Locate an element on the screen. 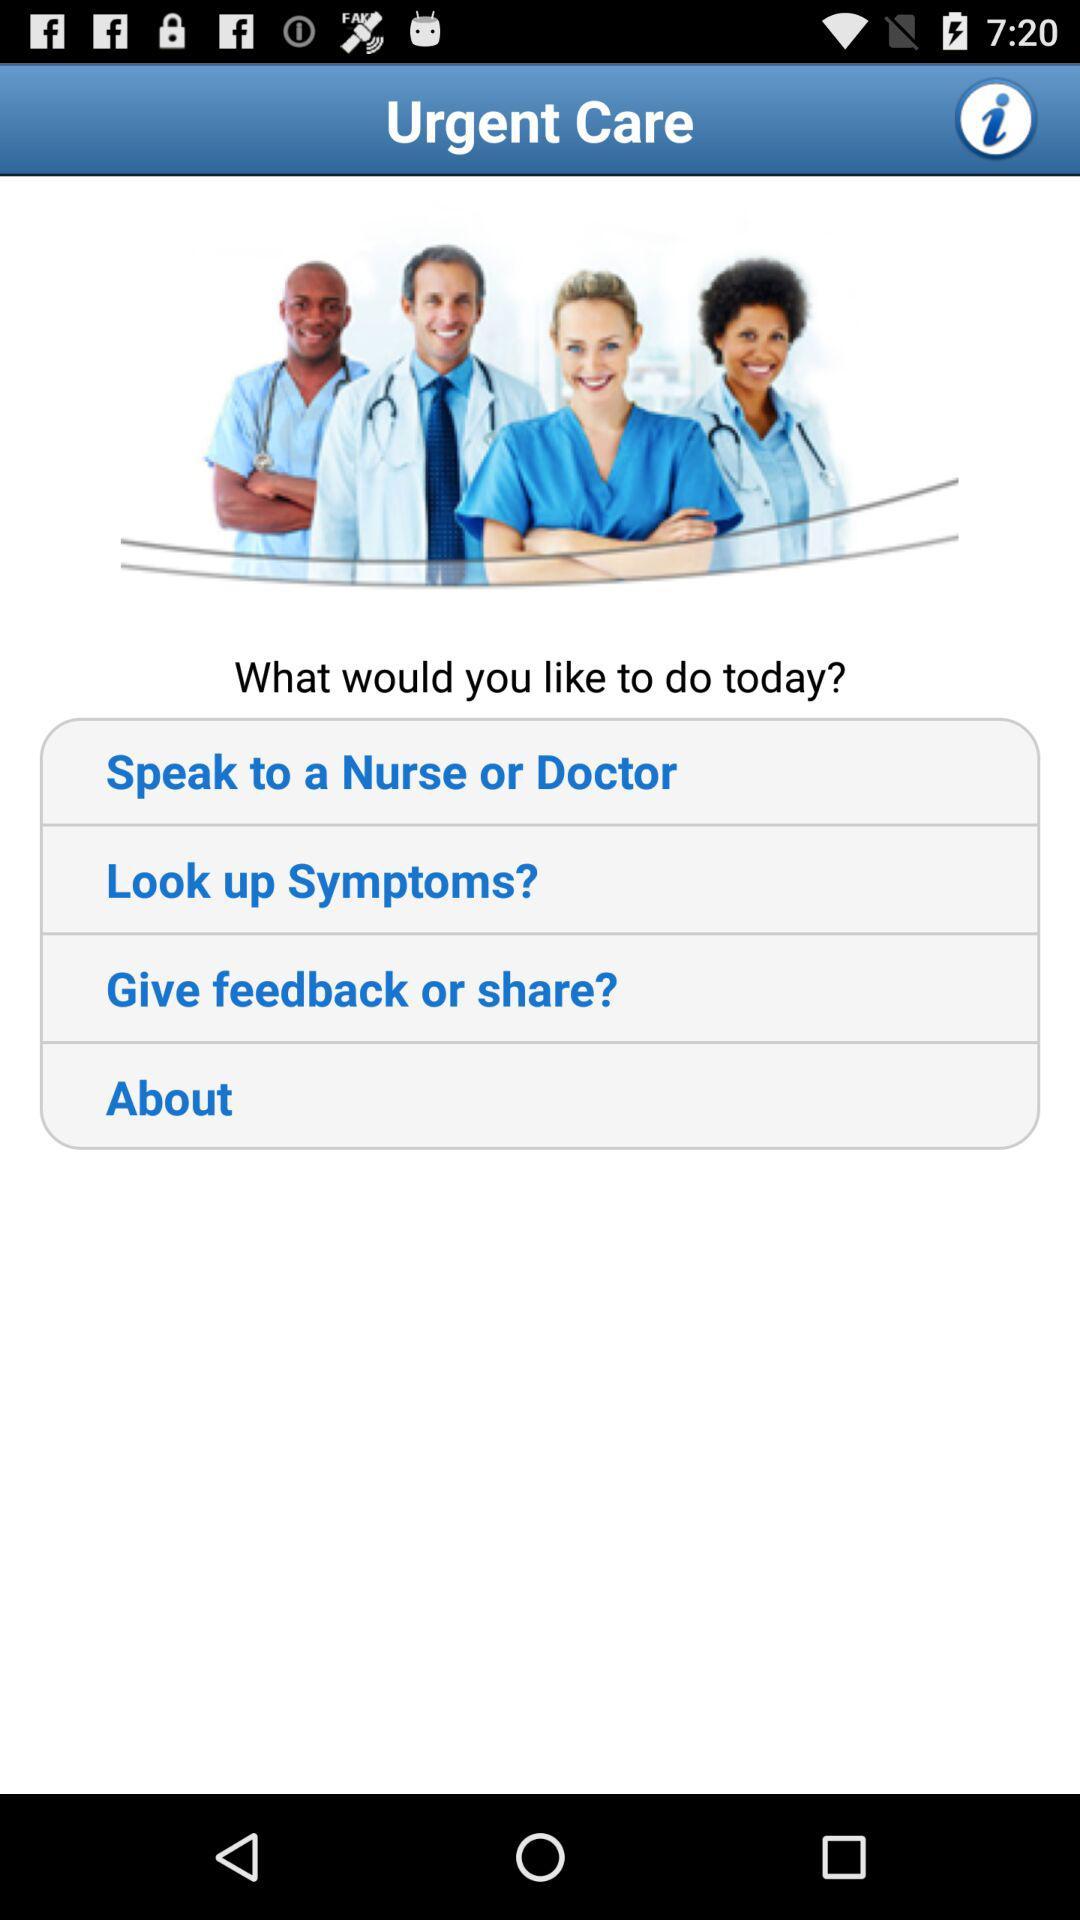 The height and width of the screenshot is (1920, 1080). open more information is located at coordinates (997, 118).